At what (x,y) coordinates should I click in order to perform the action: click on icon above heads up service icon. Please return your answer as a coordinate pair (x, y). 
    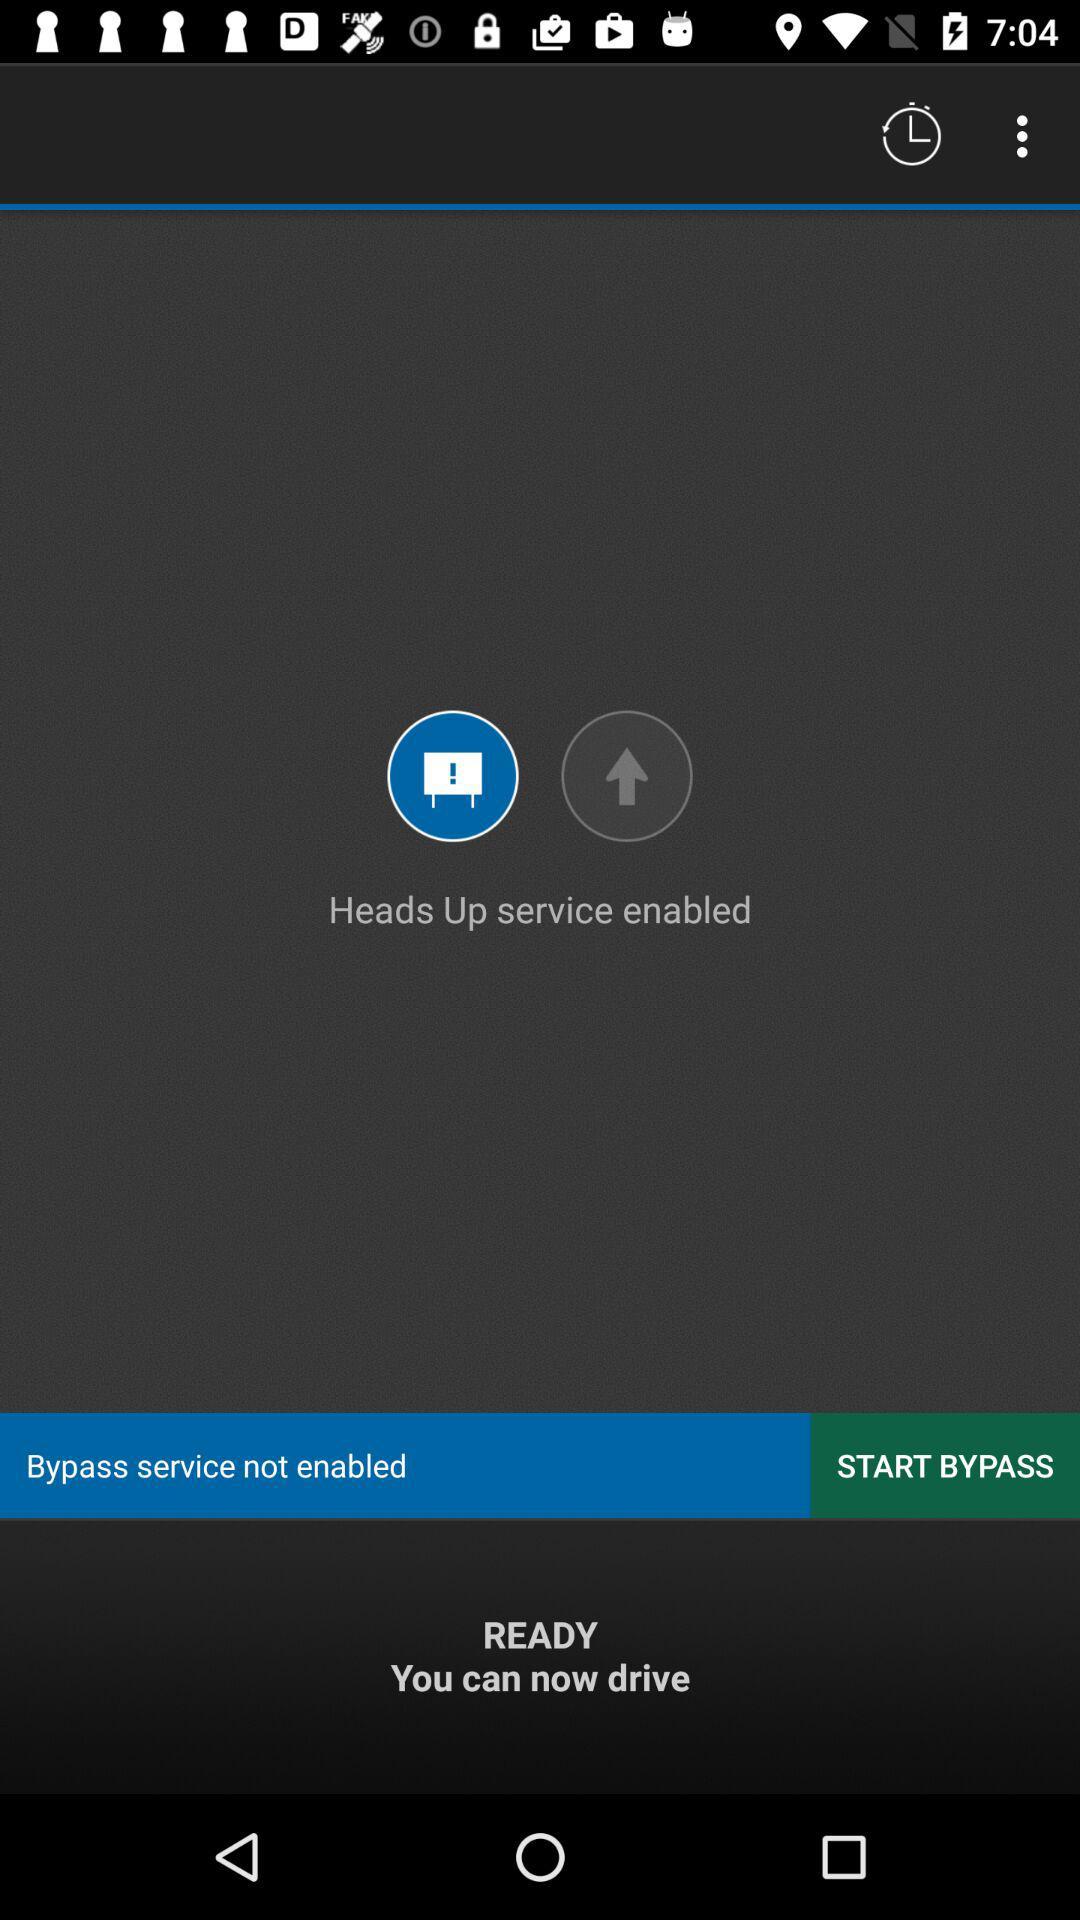
    Looking at the image, I should click on (1027, 135).